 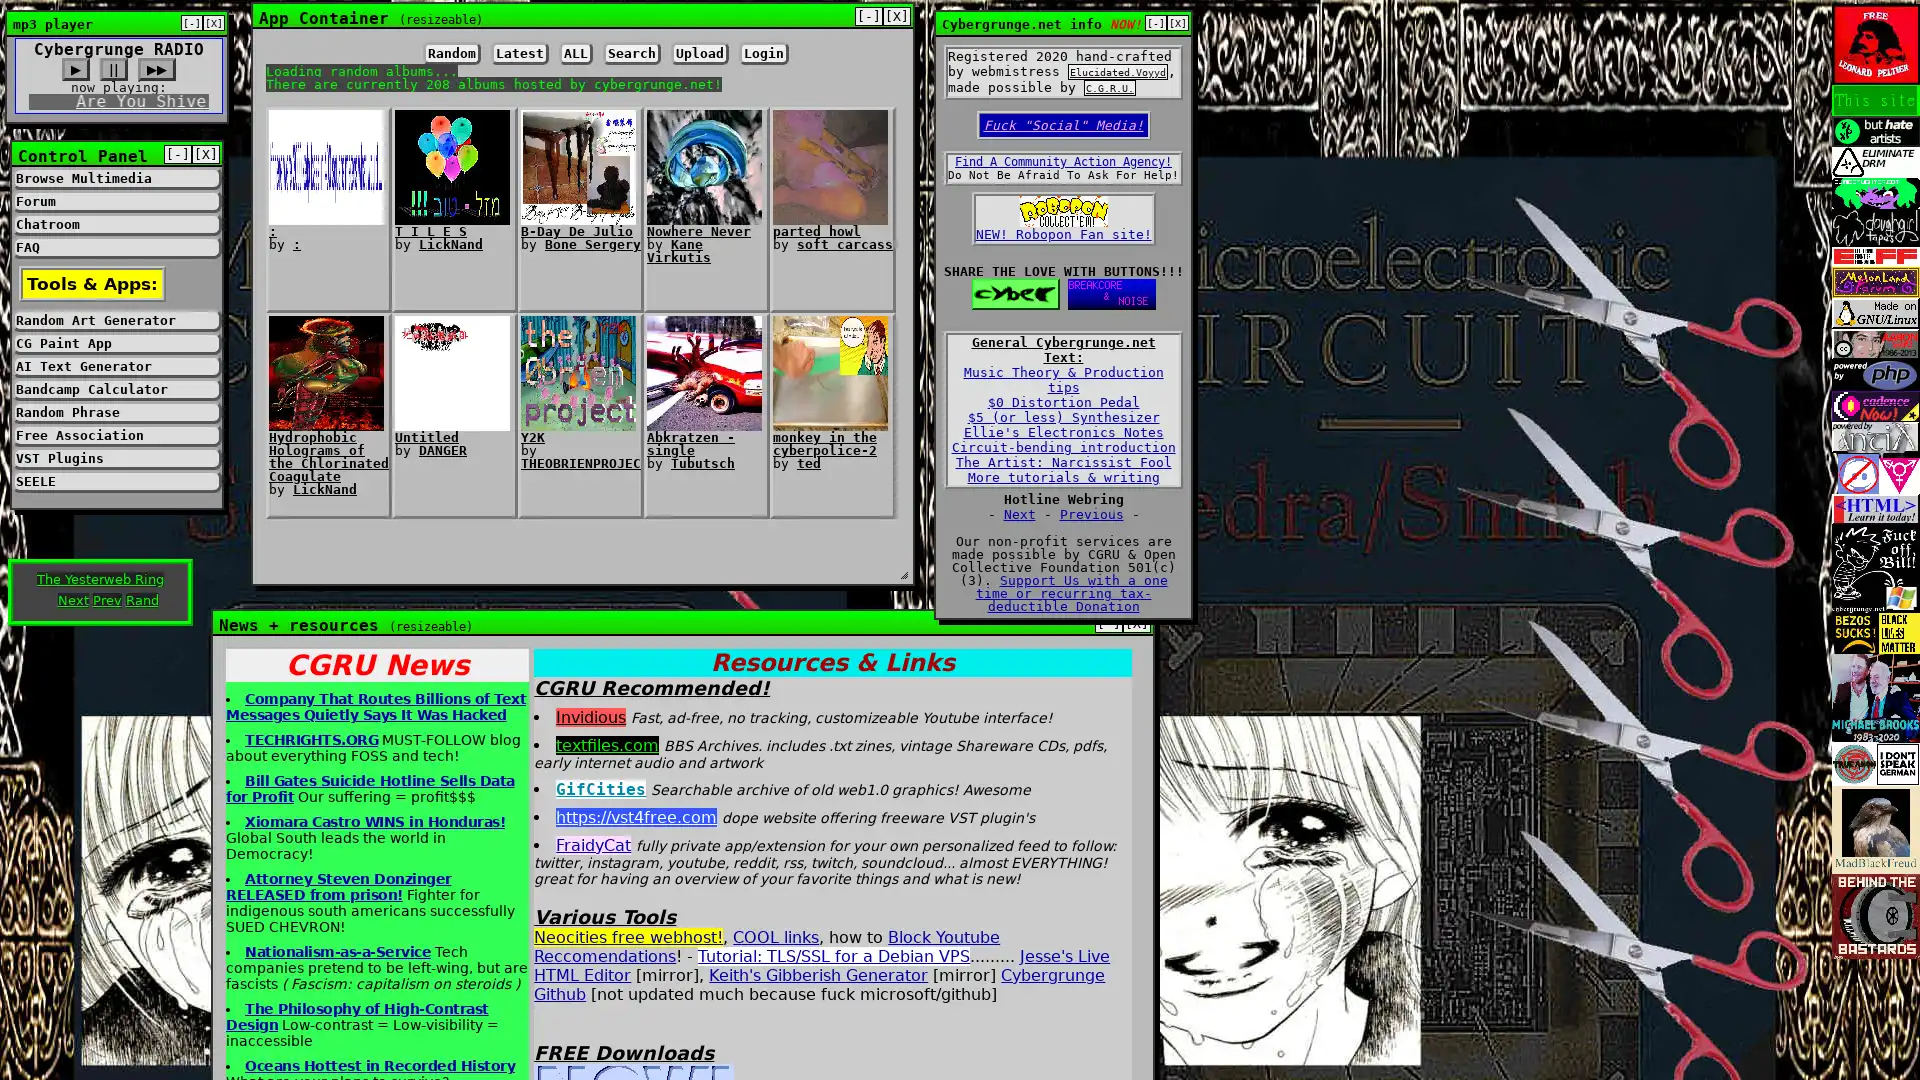 What do you see at coordinates (192, 23) in the screenshot?
I see `[-]` at bounding box center [192, 23].